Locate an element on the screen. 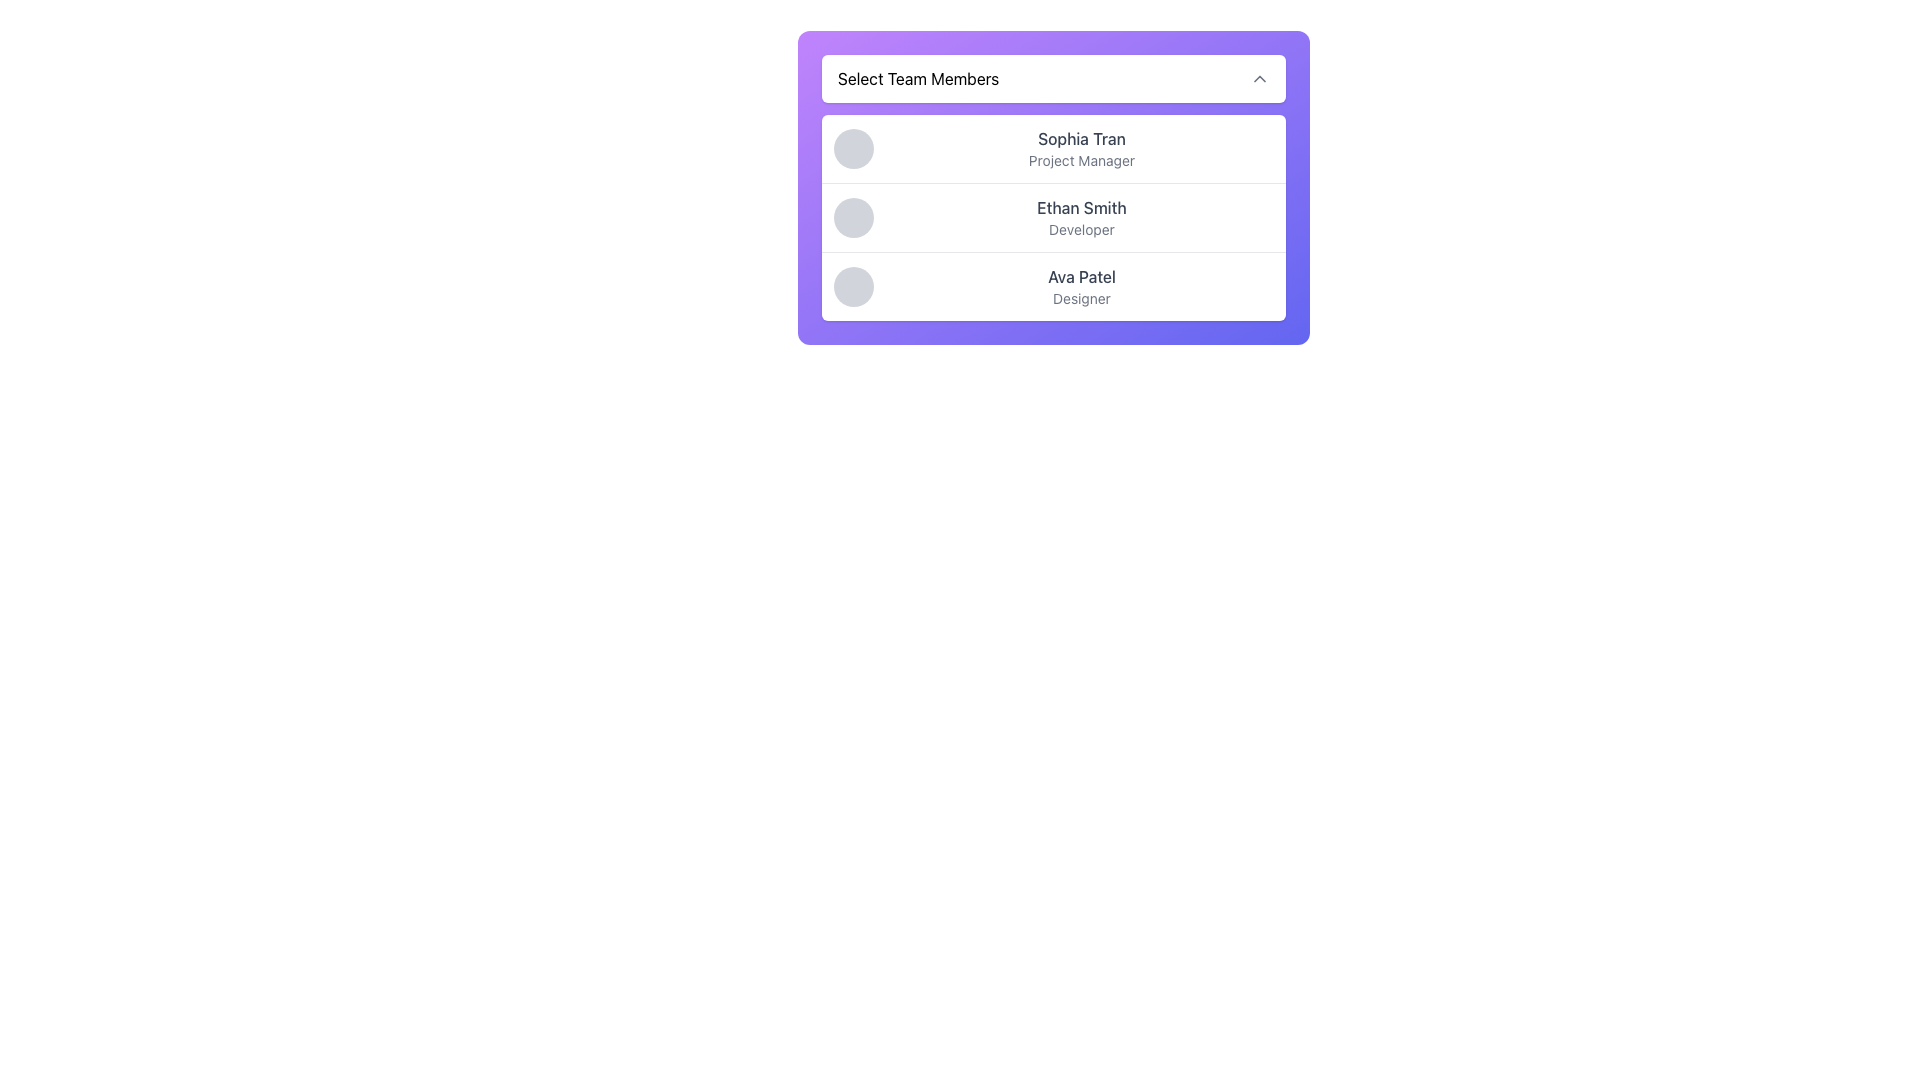 The width and height of the screenshot is (1920, 1080). the list item displaying 'Ava Patel', the third entry in the user list is located at coordinates (1080, 286).